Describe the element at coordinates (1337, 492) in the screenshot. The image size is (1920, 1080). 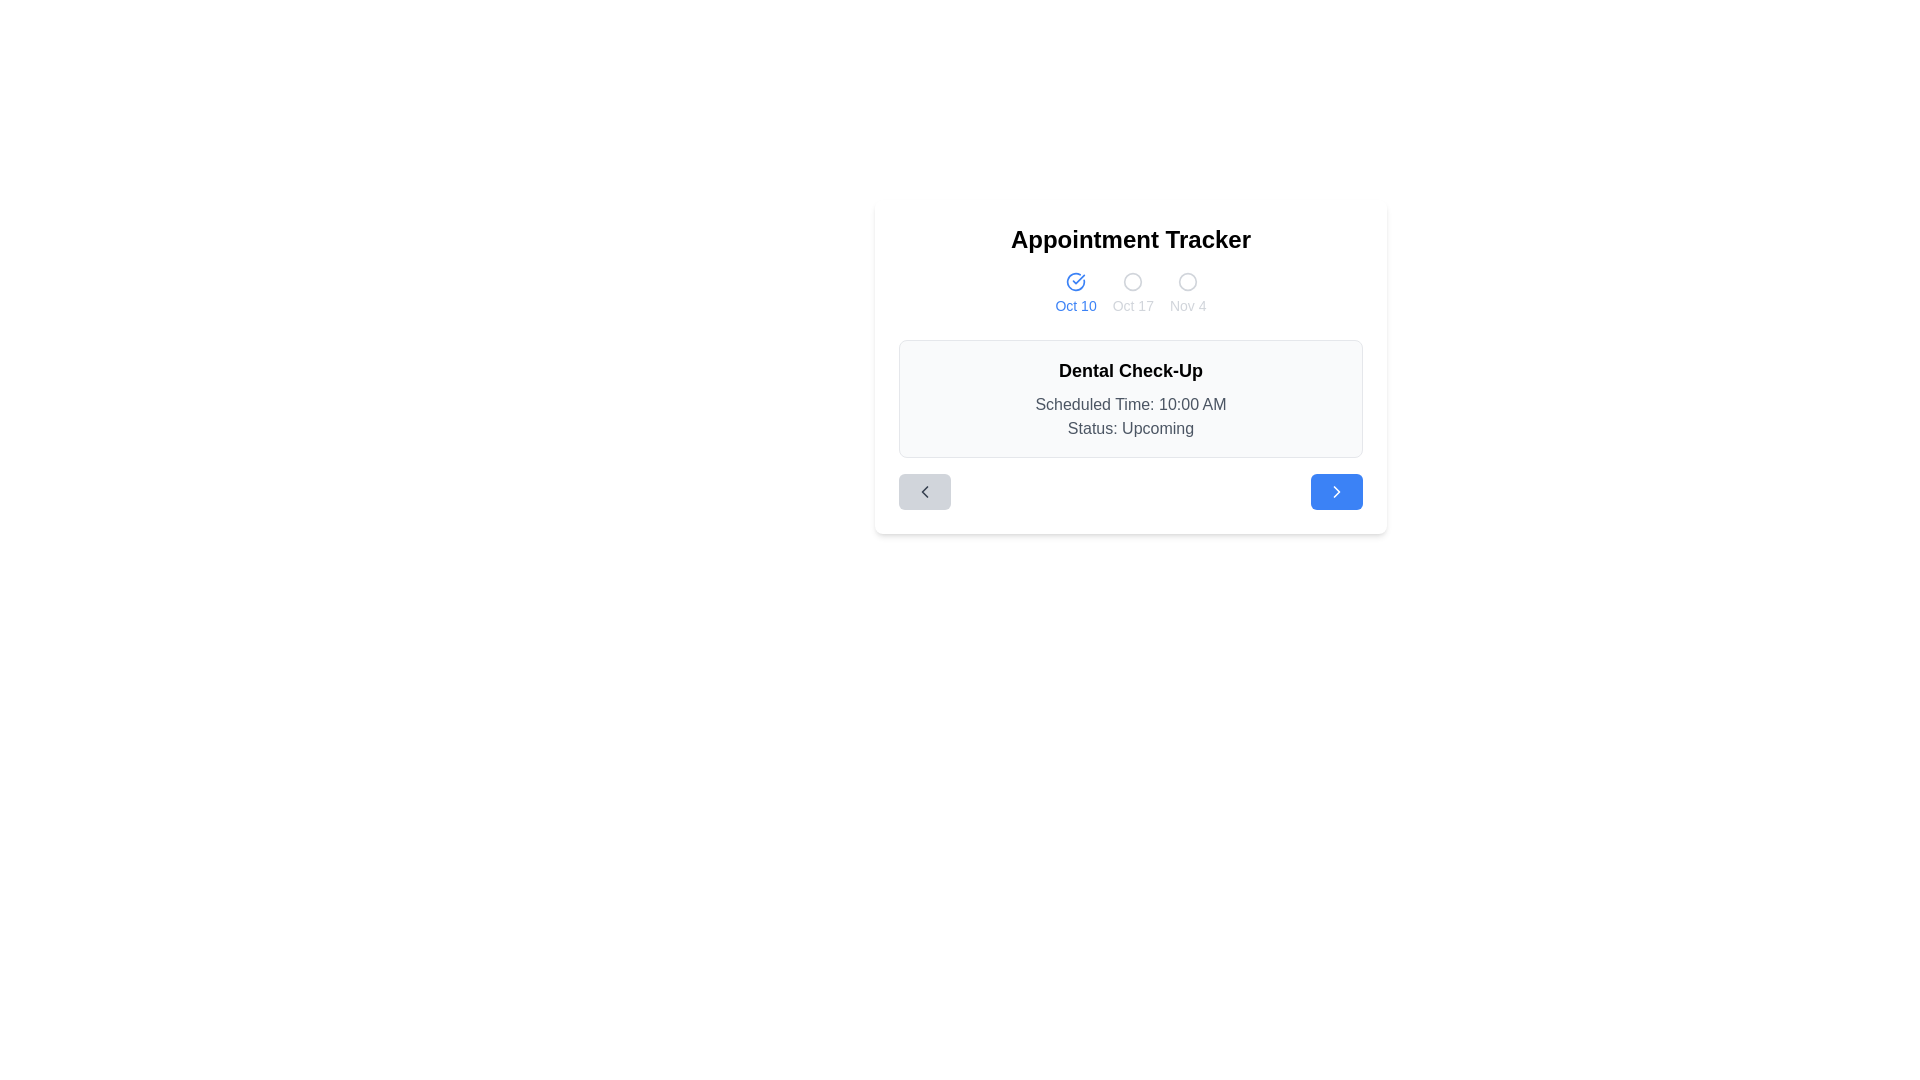
I see `the navigation icon located within the rounded blue button at the bottom right of the card` at that location.